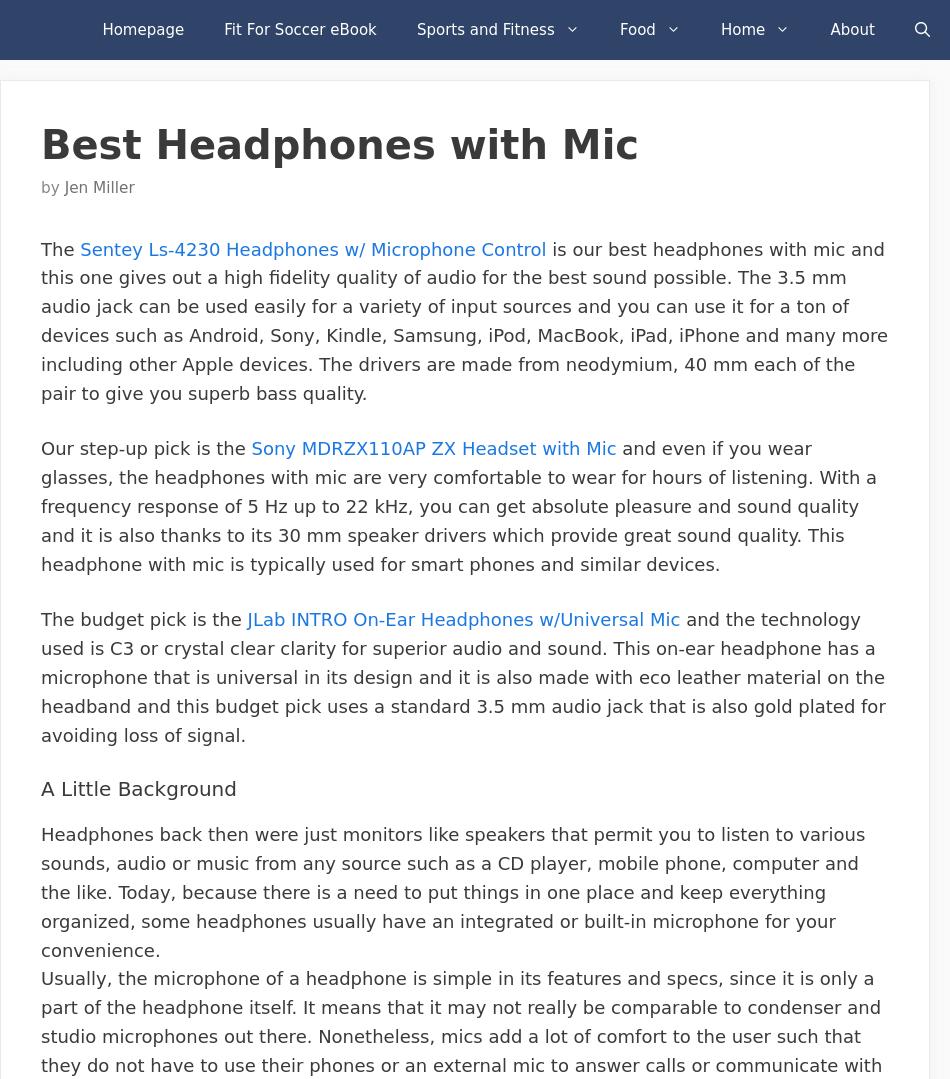  What do you see at coordinates (52, 186) in the screenshot?
I see `'by'` at bounding box center [52, 186].